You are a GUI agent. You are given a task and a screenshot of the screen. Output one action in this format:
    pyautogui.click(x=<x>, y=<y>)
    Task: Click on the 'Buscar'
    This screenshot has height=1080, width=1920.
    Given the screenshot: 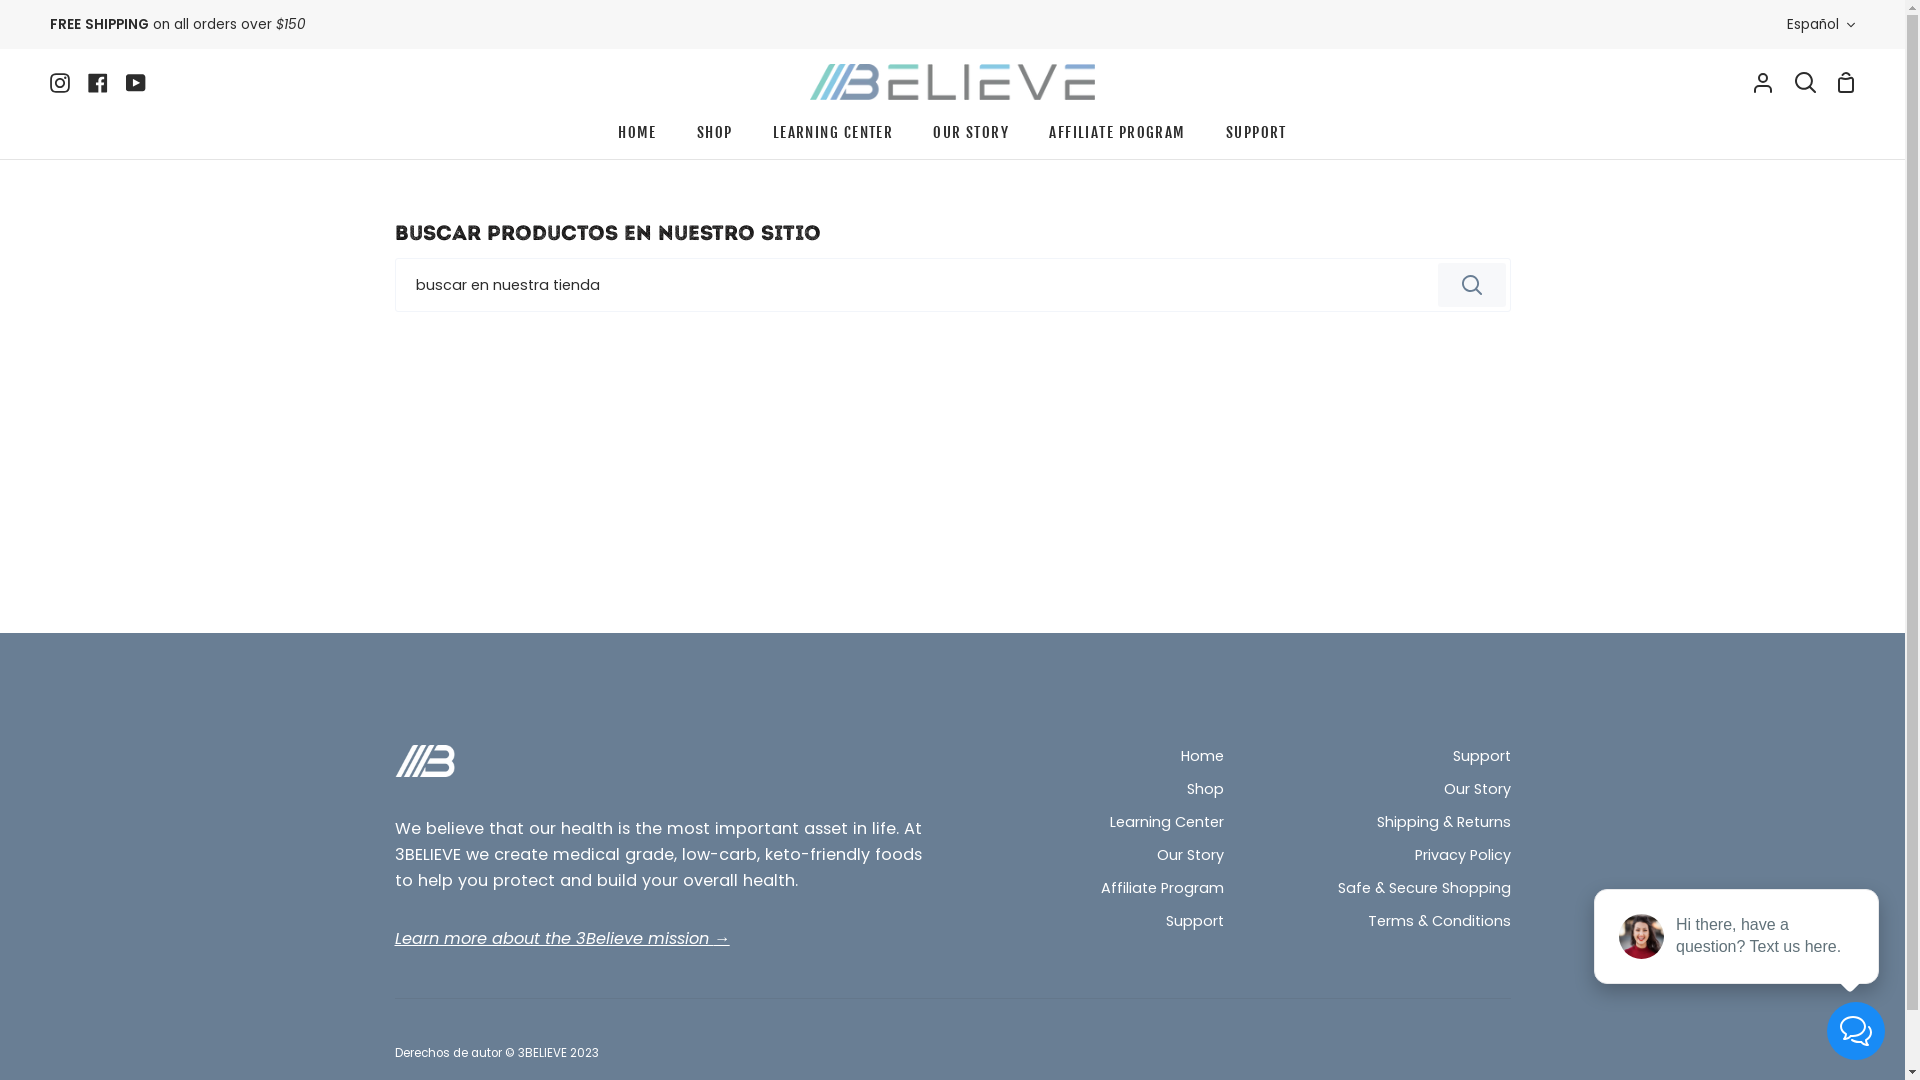 What is the action you would take?
    pyautogui.click(x=1472, y=285)
    